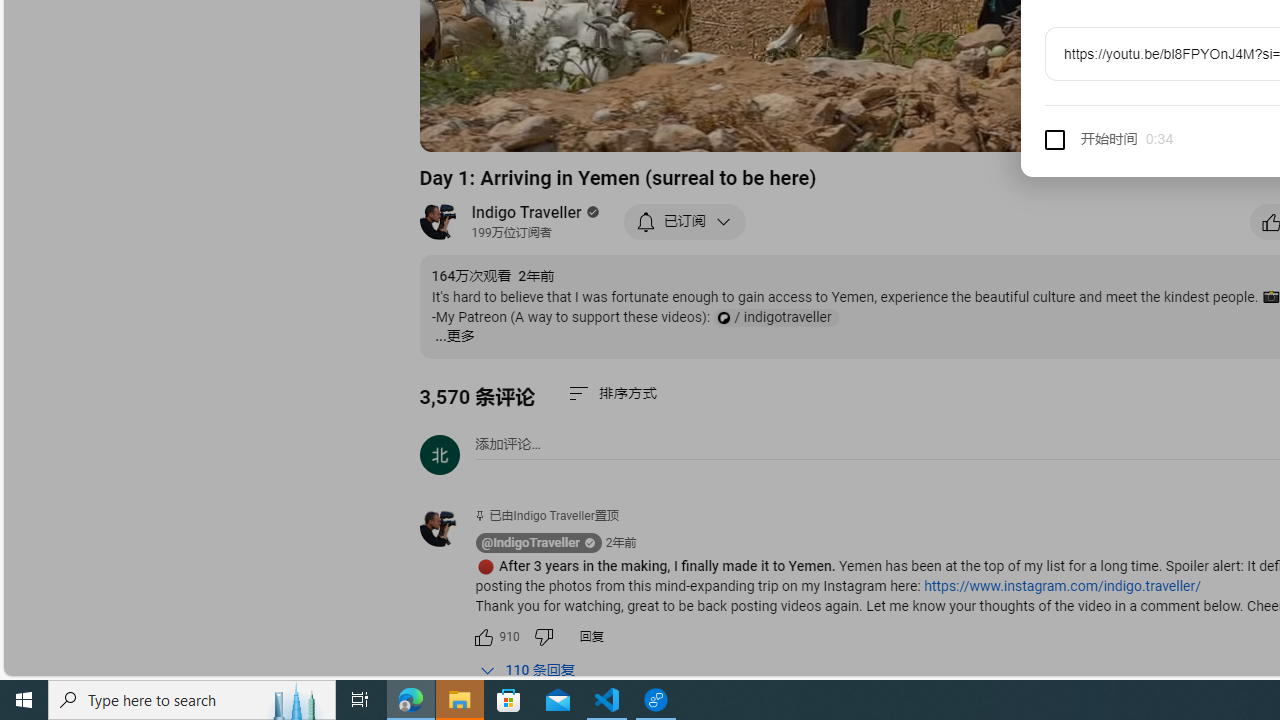  What do you see at coordinates (1061, 585) in the screenshot?
I see `'https://www.instagram.com/indigo.traveller/'` at bounding box center [1061, 585].